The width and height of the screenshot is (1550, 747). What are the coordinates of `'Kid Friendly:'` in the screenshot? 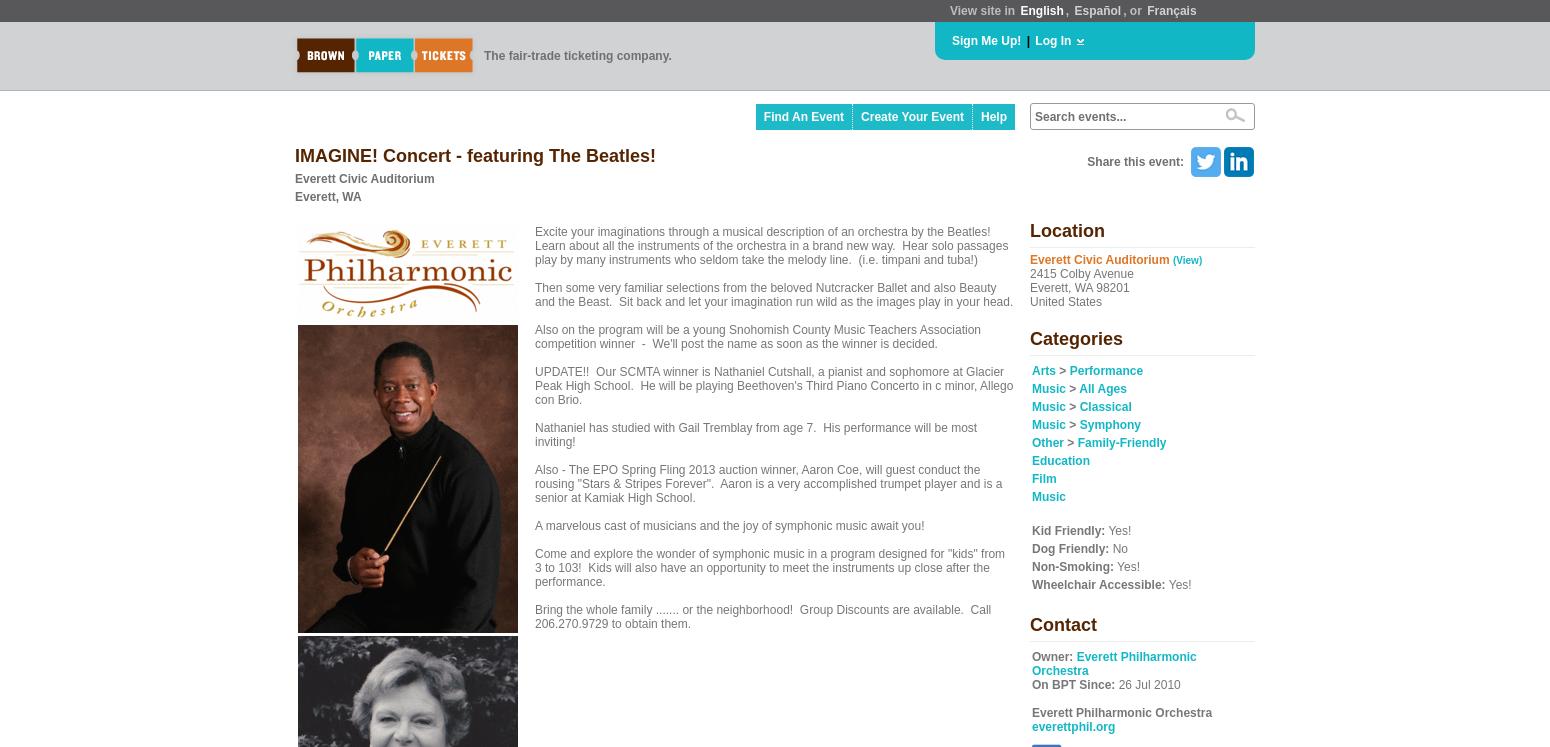 It's located at (1068, 530).